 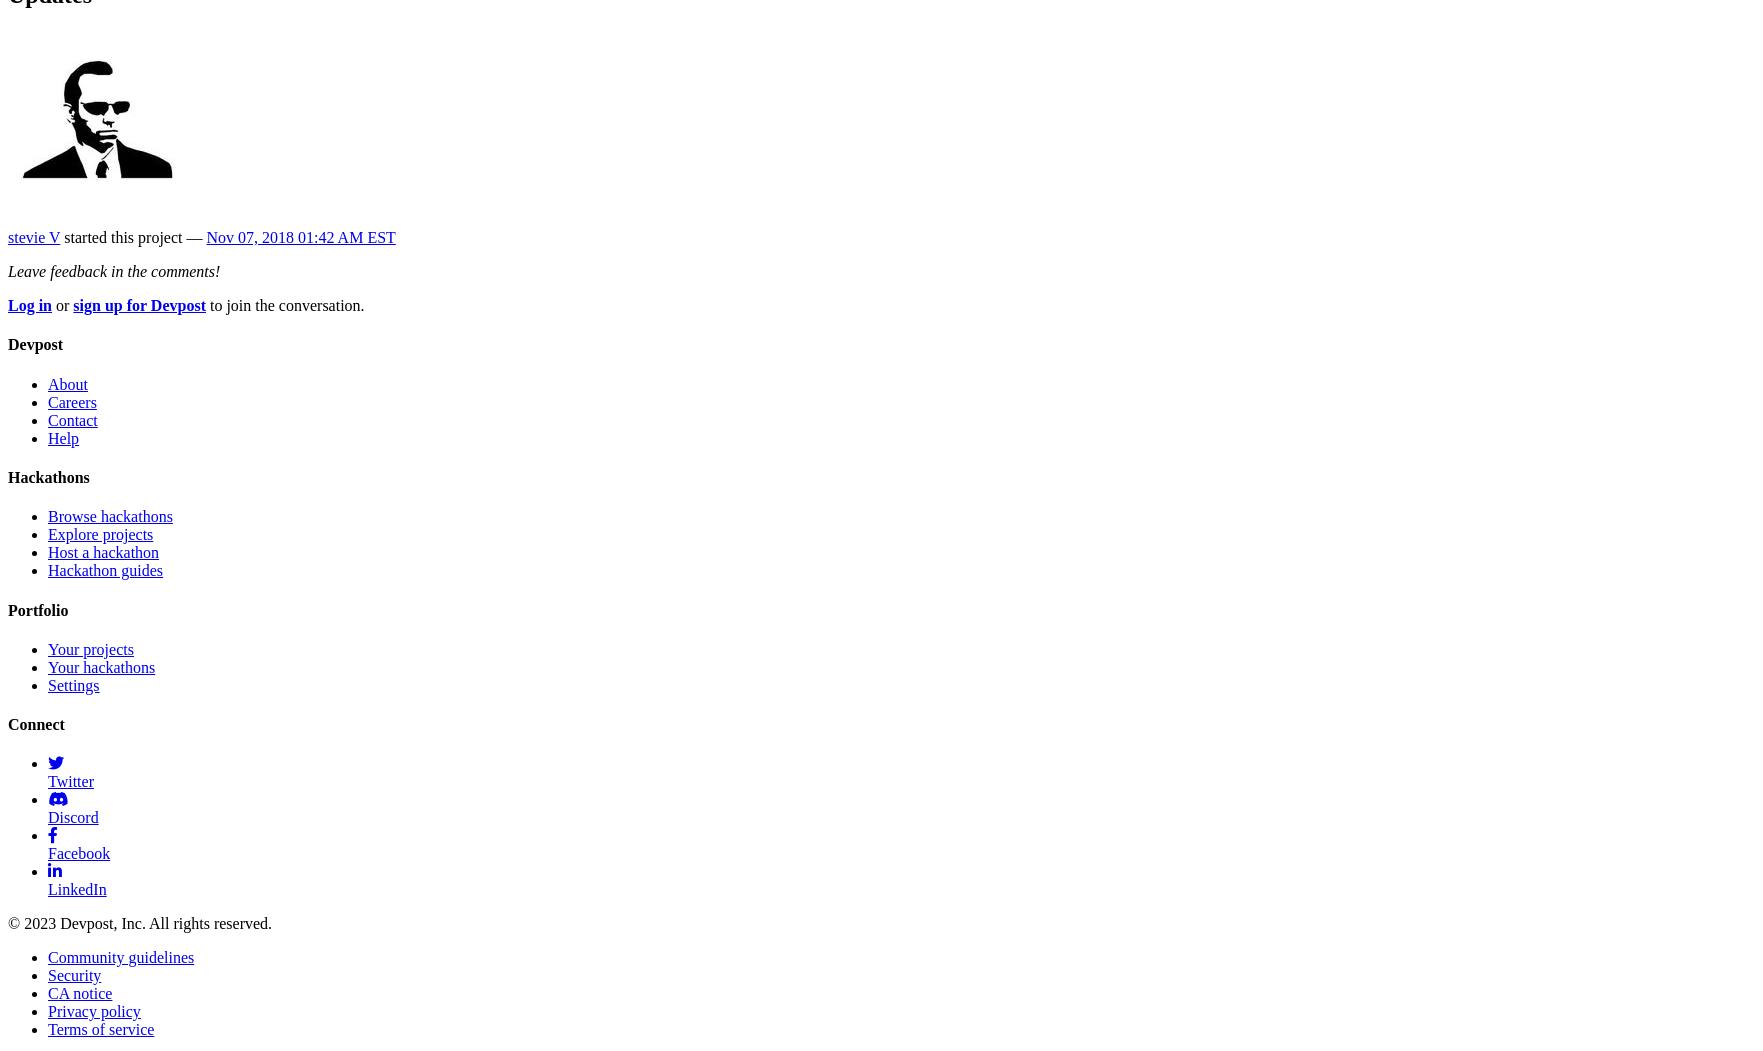 What do you see at coordinates (35, 344) in the screenshot?
I see `'Devpost'` at bounding box center [35, 344].